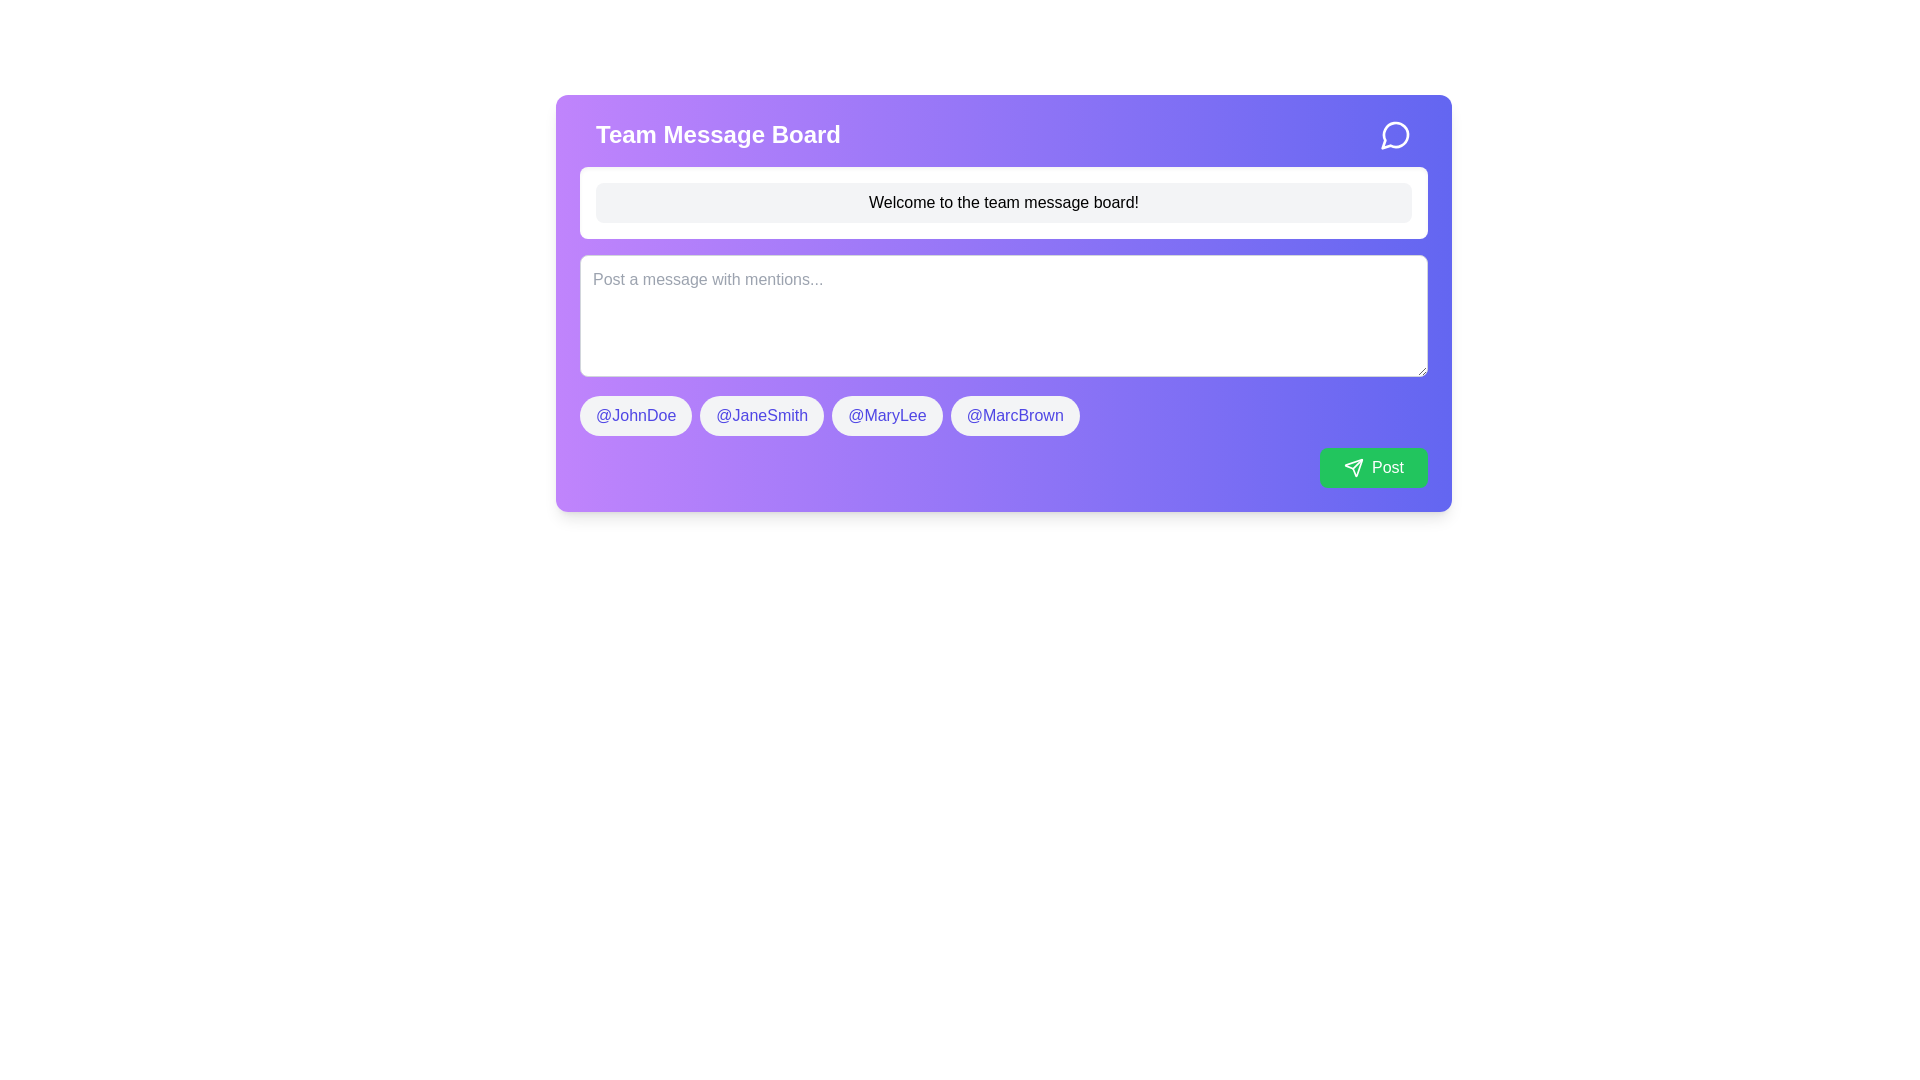 This screenshot has height=1080, width=1920. Describe the element at coordinates (761, 415) in the screenshot. I see `the rounded gray button with indigo text labeled '@JaneSmith' to interact or select it` at that location.